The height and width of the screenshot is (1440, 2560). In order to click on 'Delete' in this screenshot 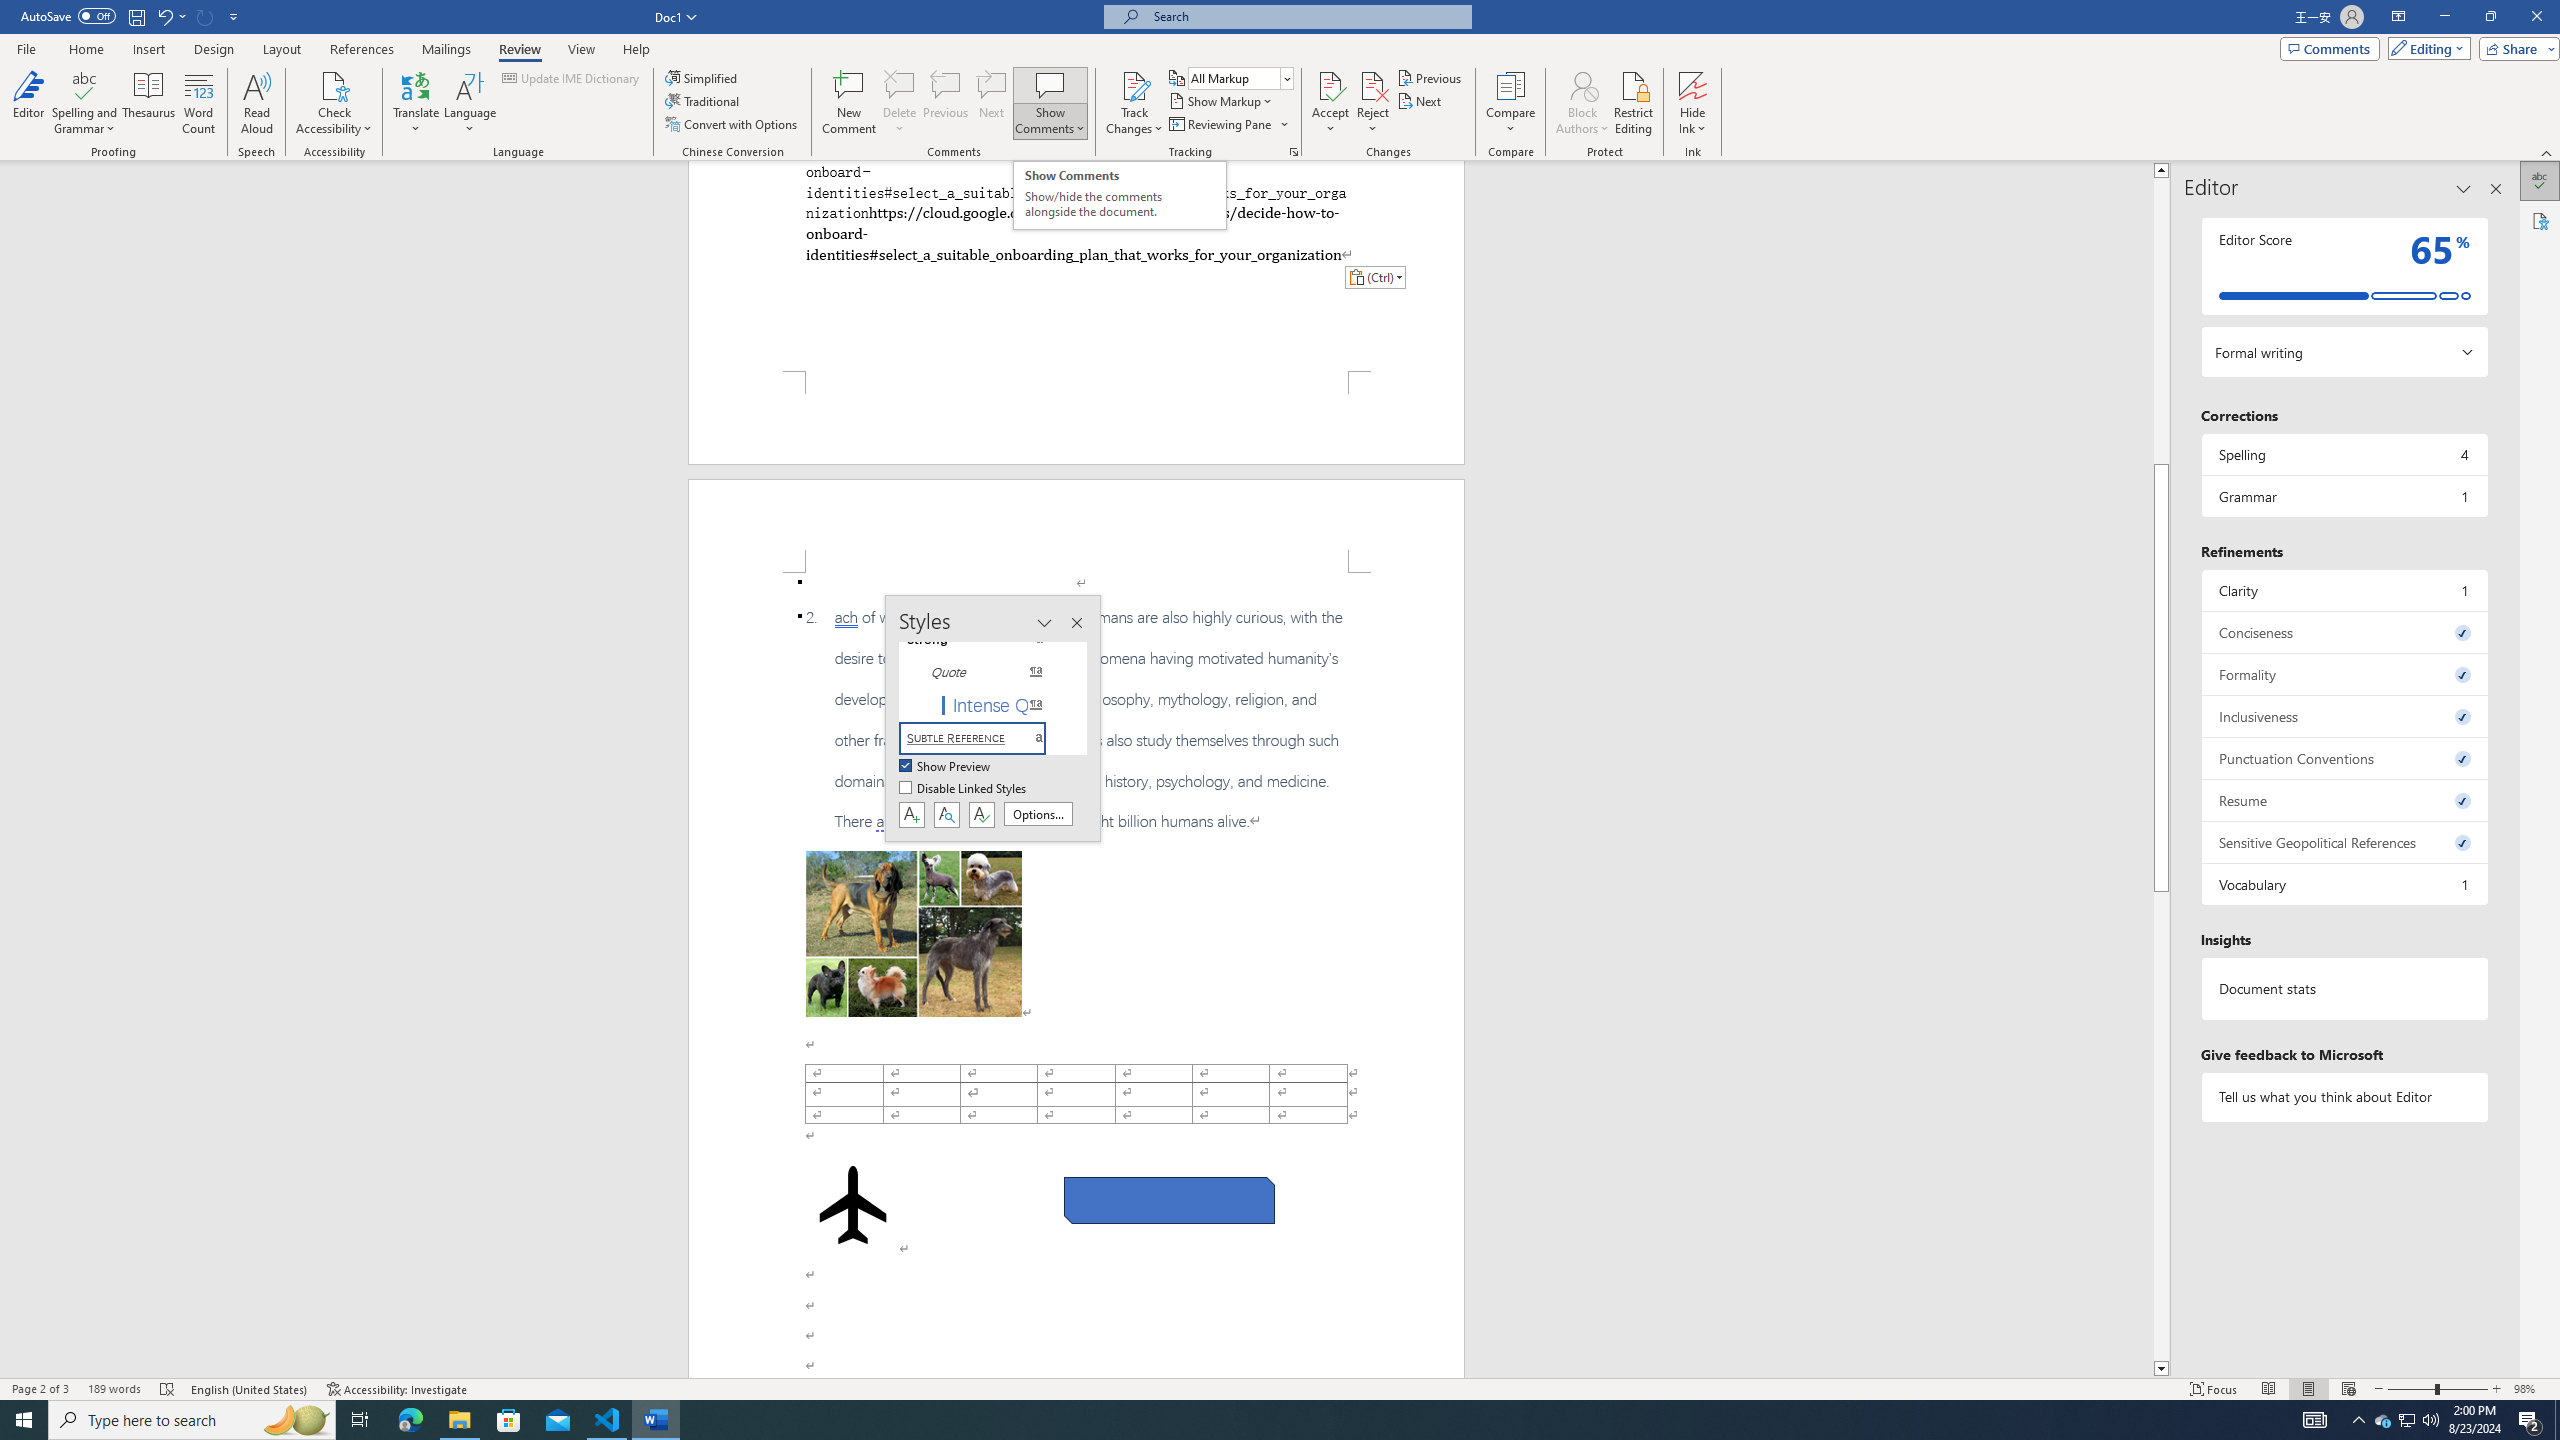, I will do `click(898, 84)`.